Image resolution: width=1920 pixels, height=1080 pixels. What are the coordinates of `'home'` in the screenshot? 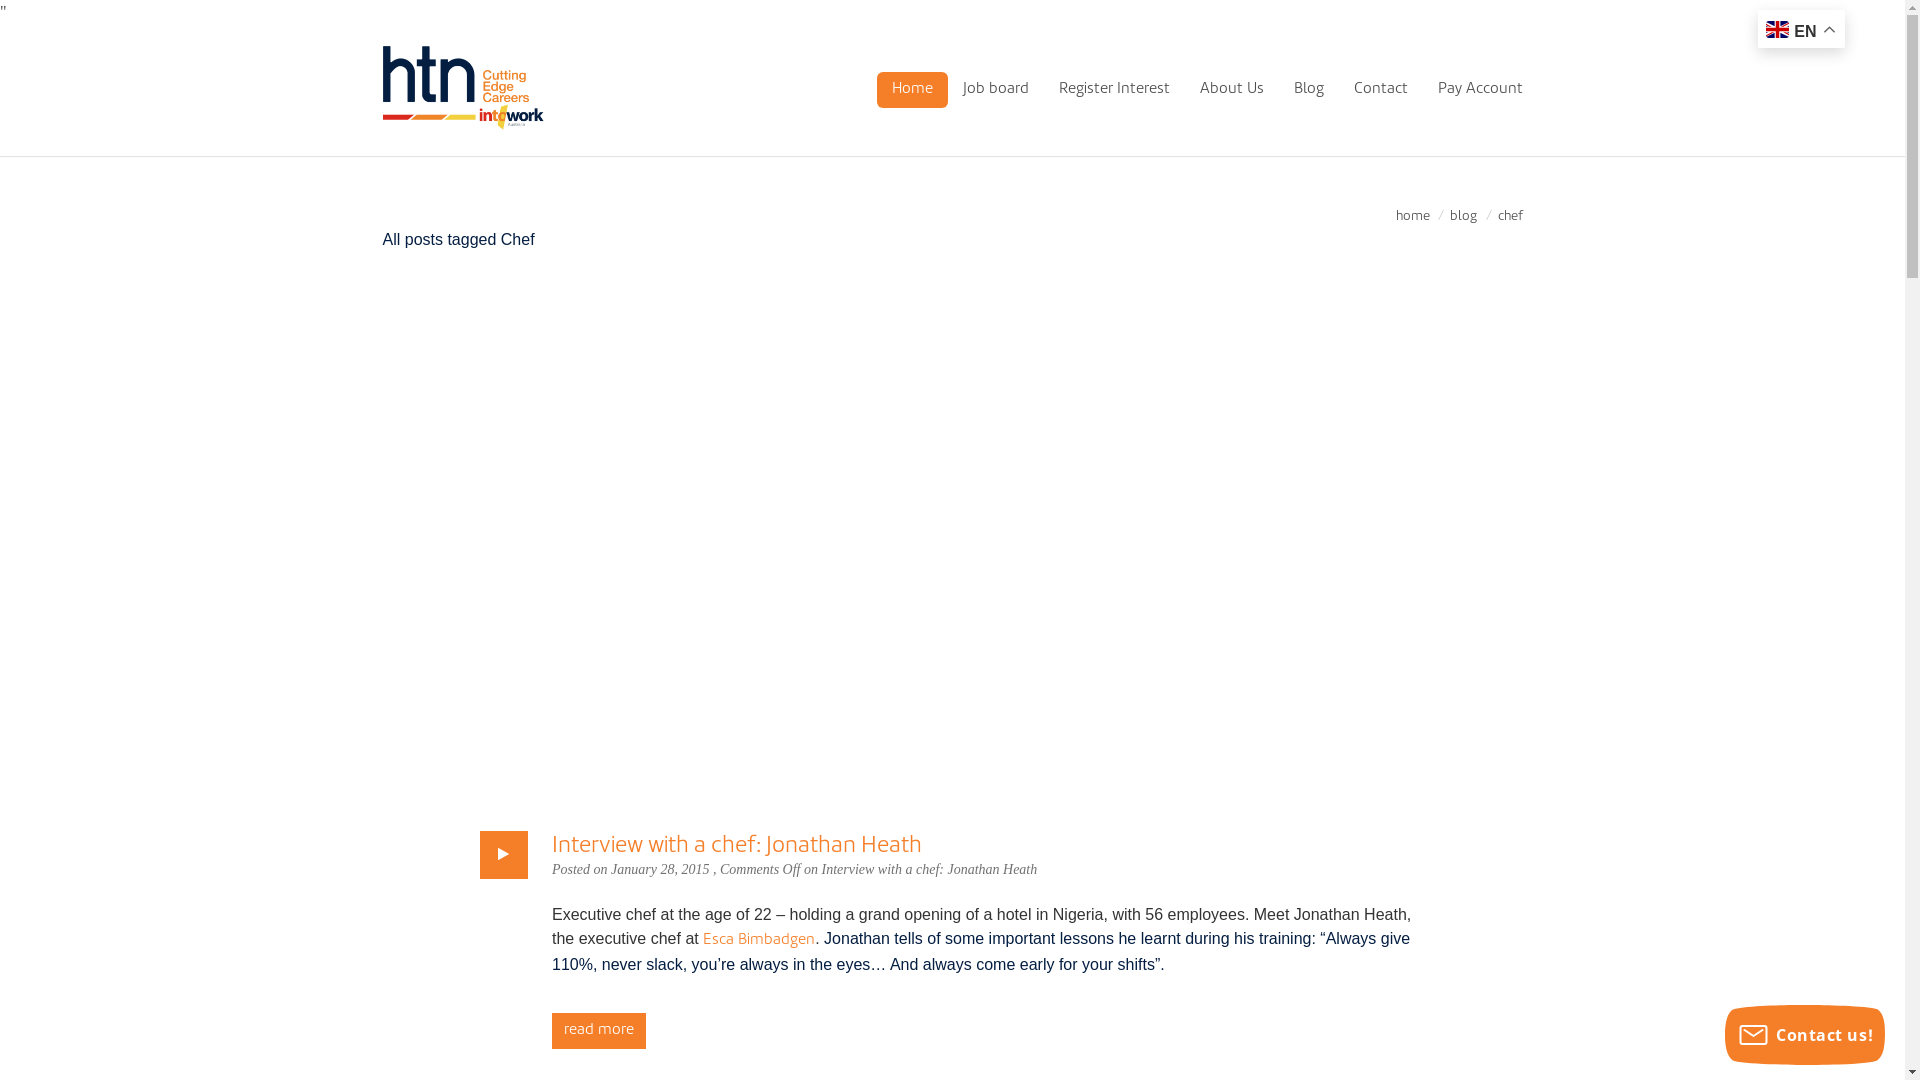 It's located at (1411, 216).